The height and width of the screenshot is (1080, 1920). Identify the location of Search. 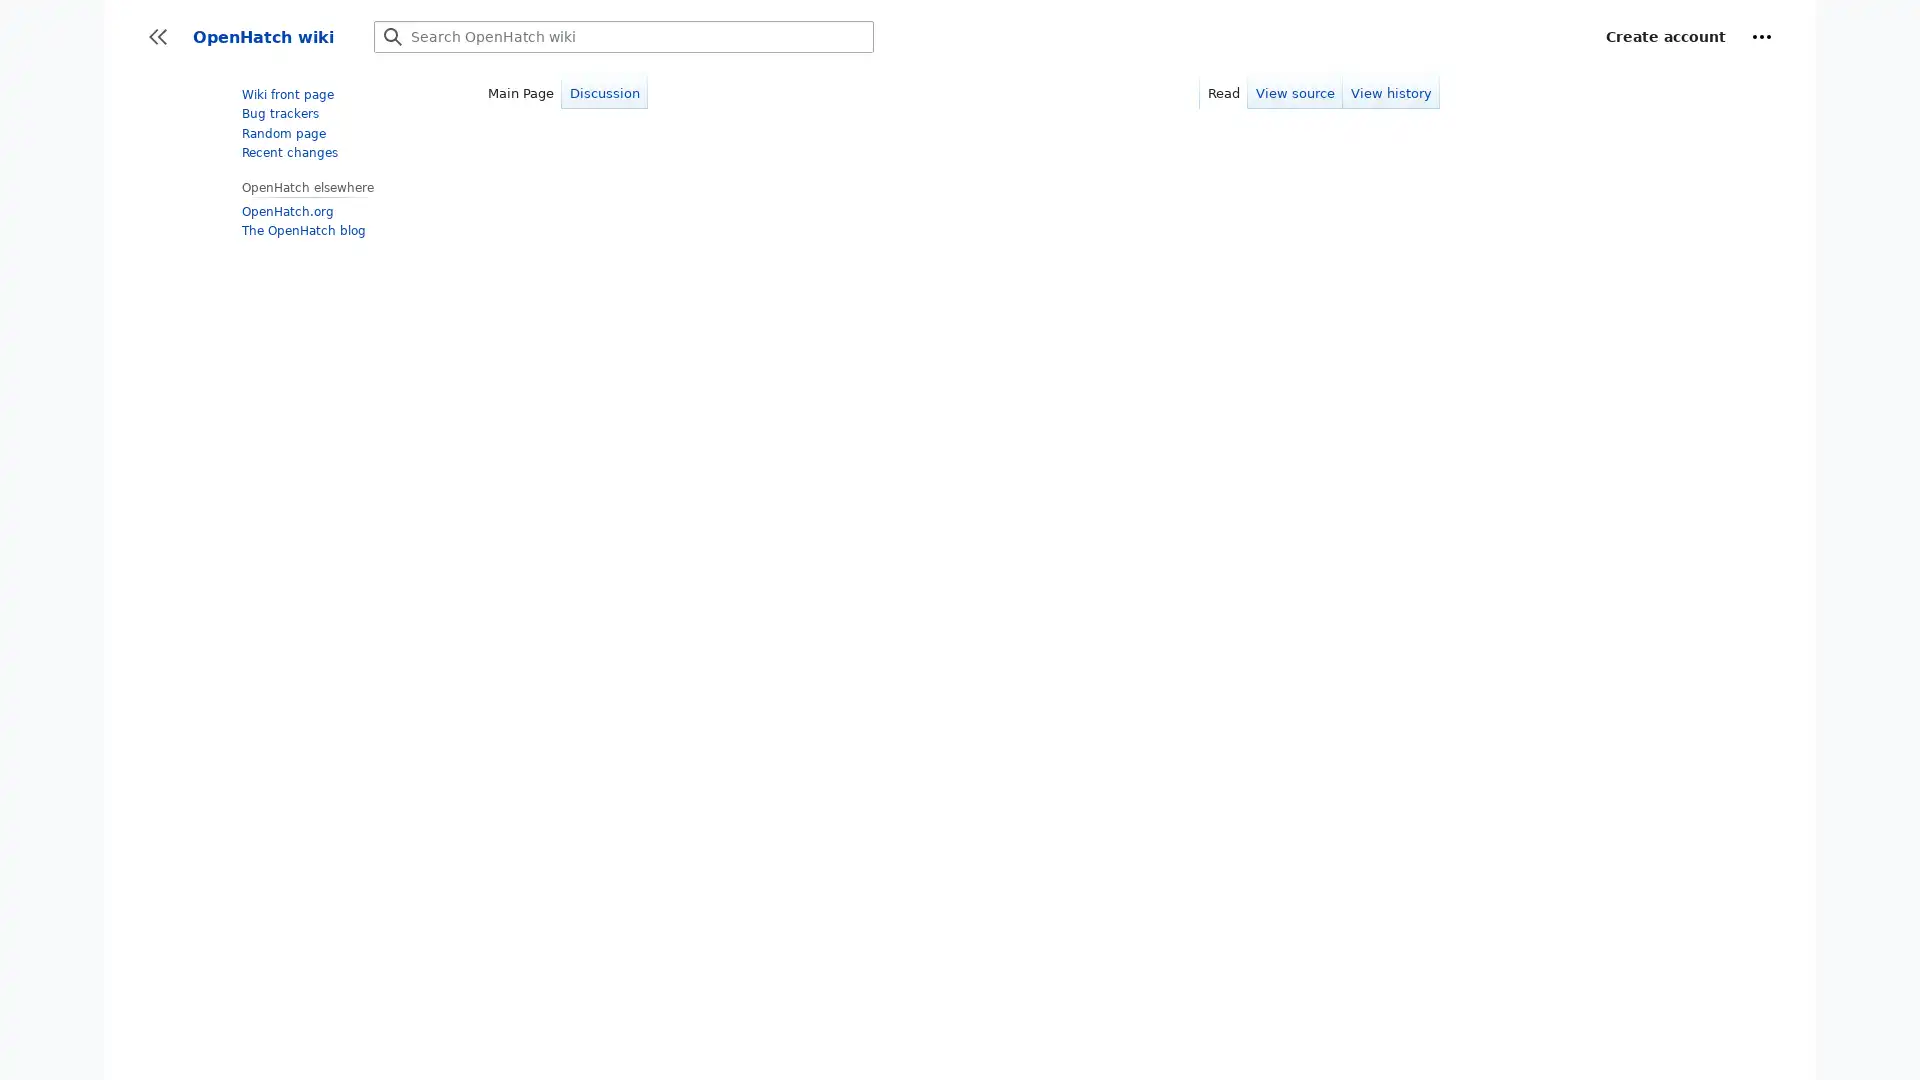
(393, 37).